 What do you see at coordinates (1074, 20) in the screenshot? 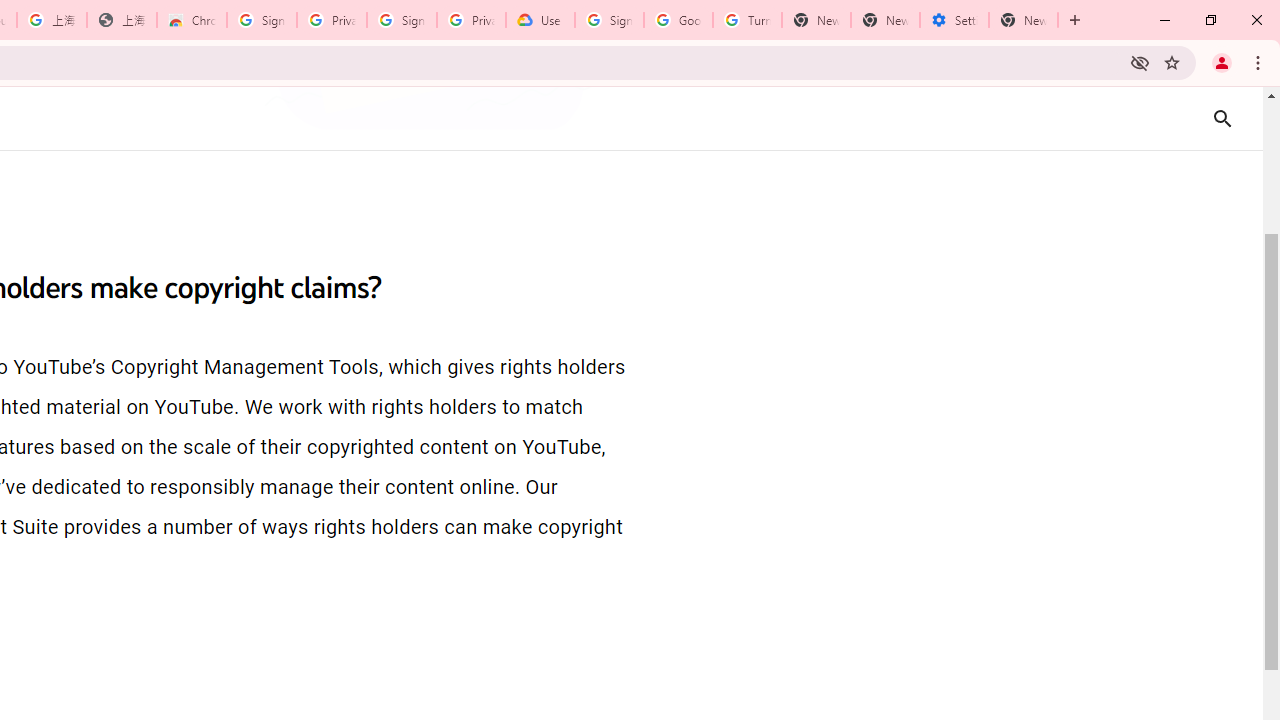
I see `'New Tab'` at bounding box center [1074, 20].